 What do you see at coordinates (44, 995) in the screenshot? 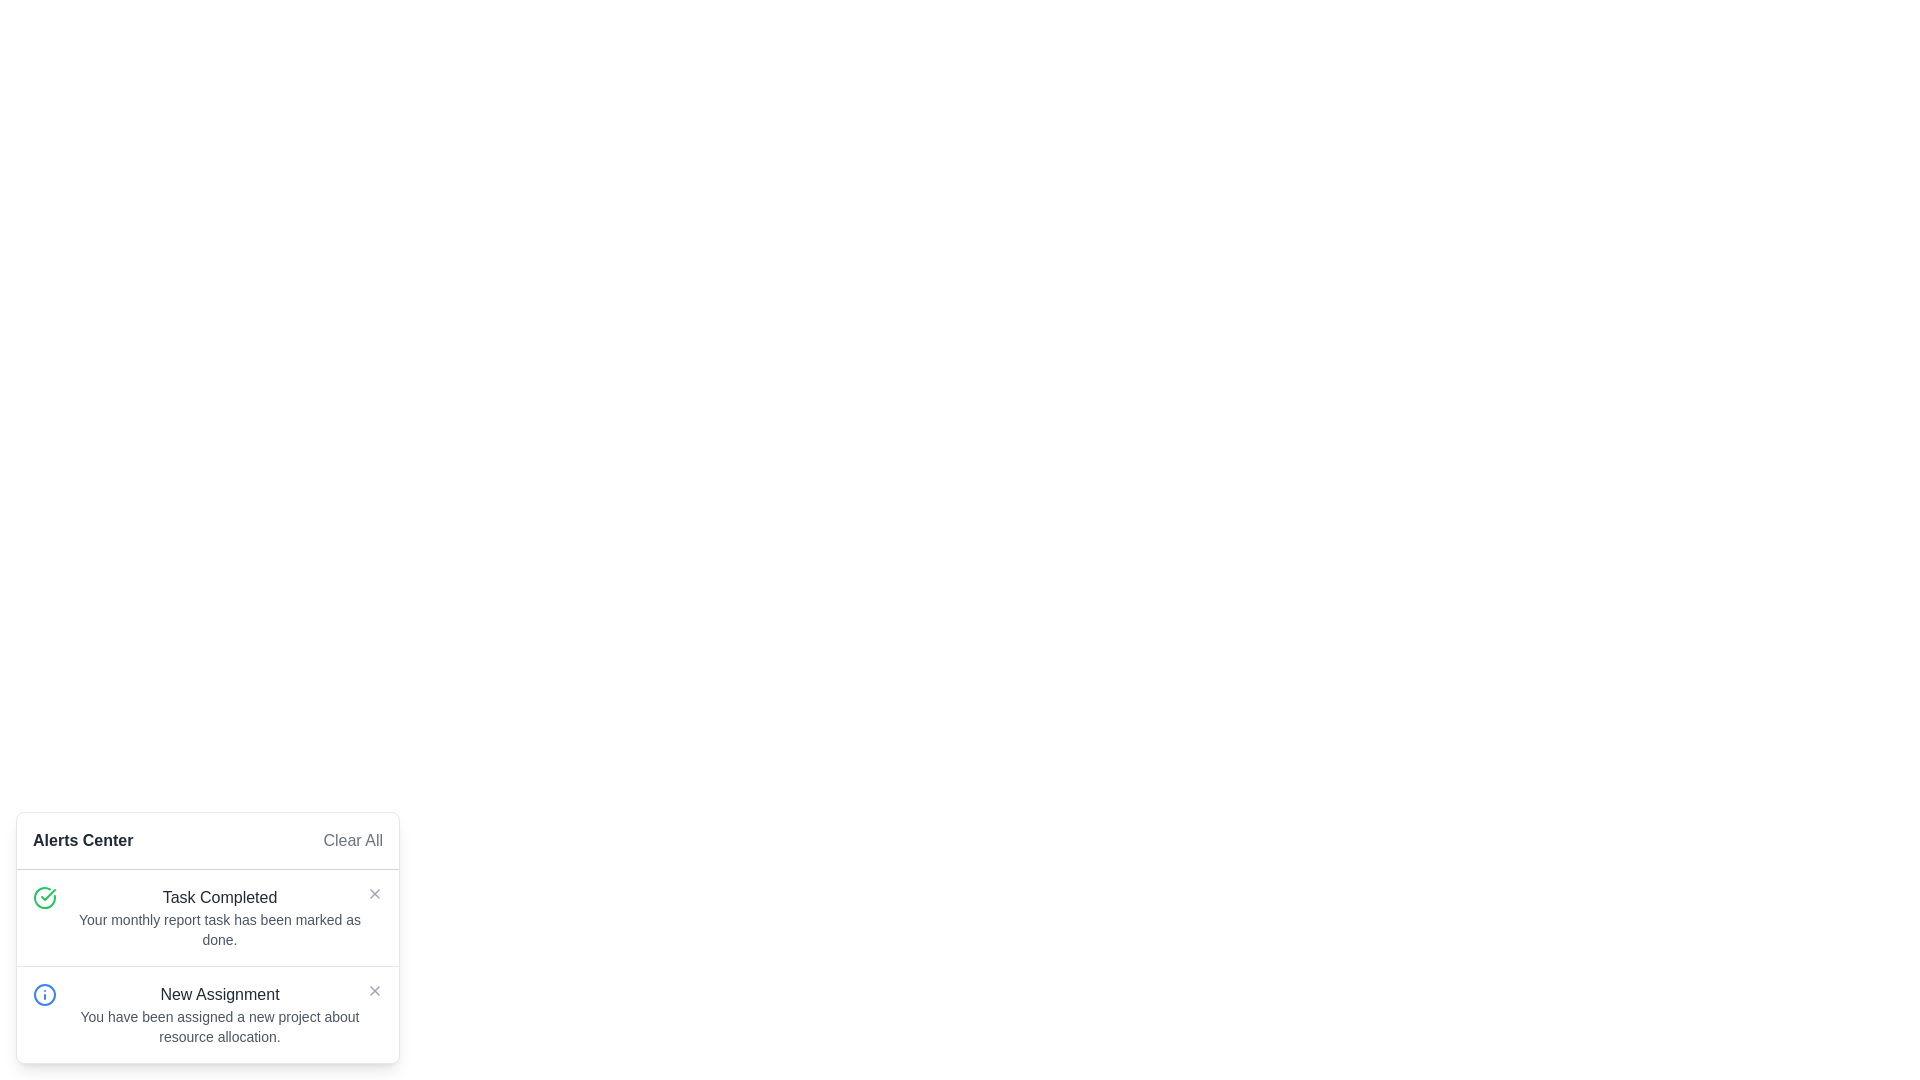
I see `the information icon located to the left of the text within the 'New Assignment' notification card` at bounding box center [44, 995].